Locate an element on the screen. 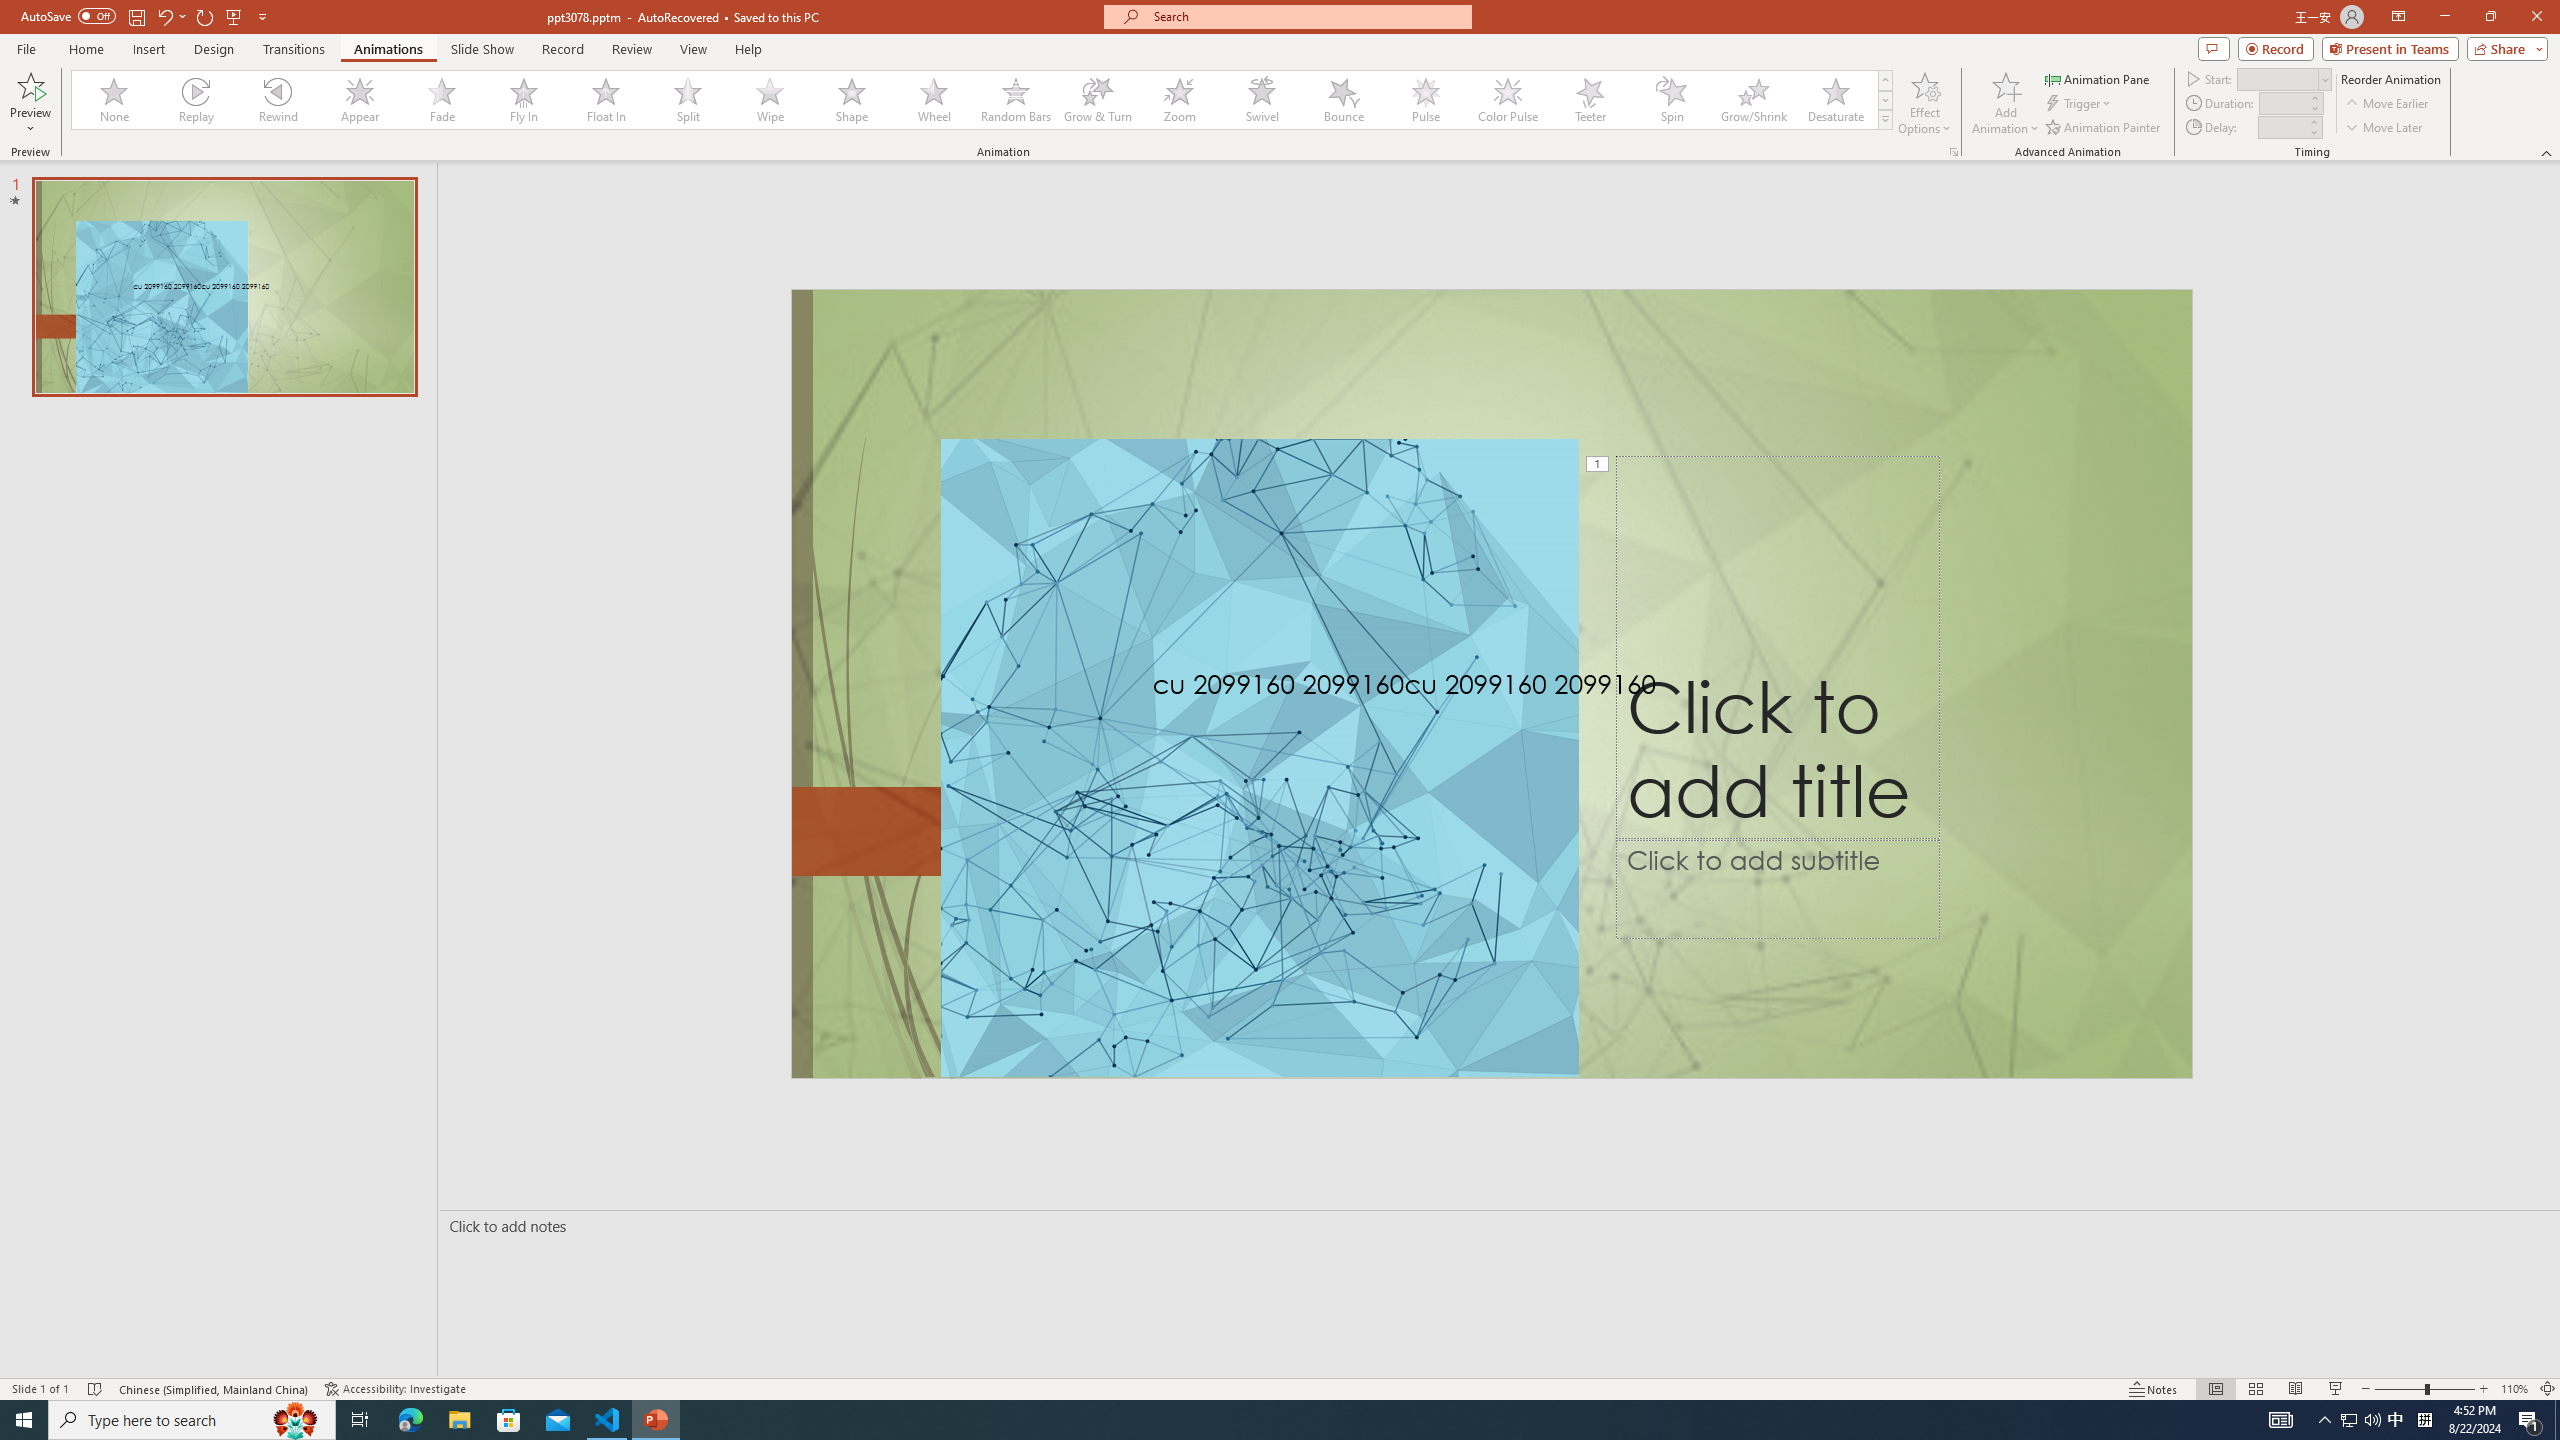  'Zoom 110%' is located at coordinates (2515, 1389).